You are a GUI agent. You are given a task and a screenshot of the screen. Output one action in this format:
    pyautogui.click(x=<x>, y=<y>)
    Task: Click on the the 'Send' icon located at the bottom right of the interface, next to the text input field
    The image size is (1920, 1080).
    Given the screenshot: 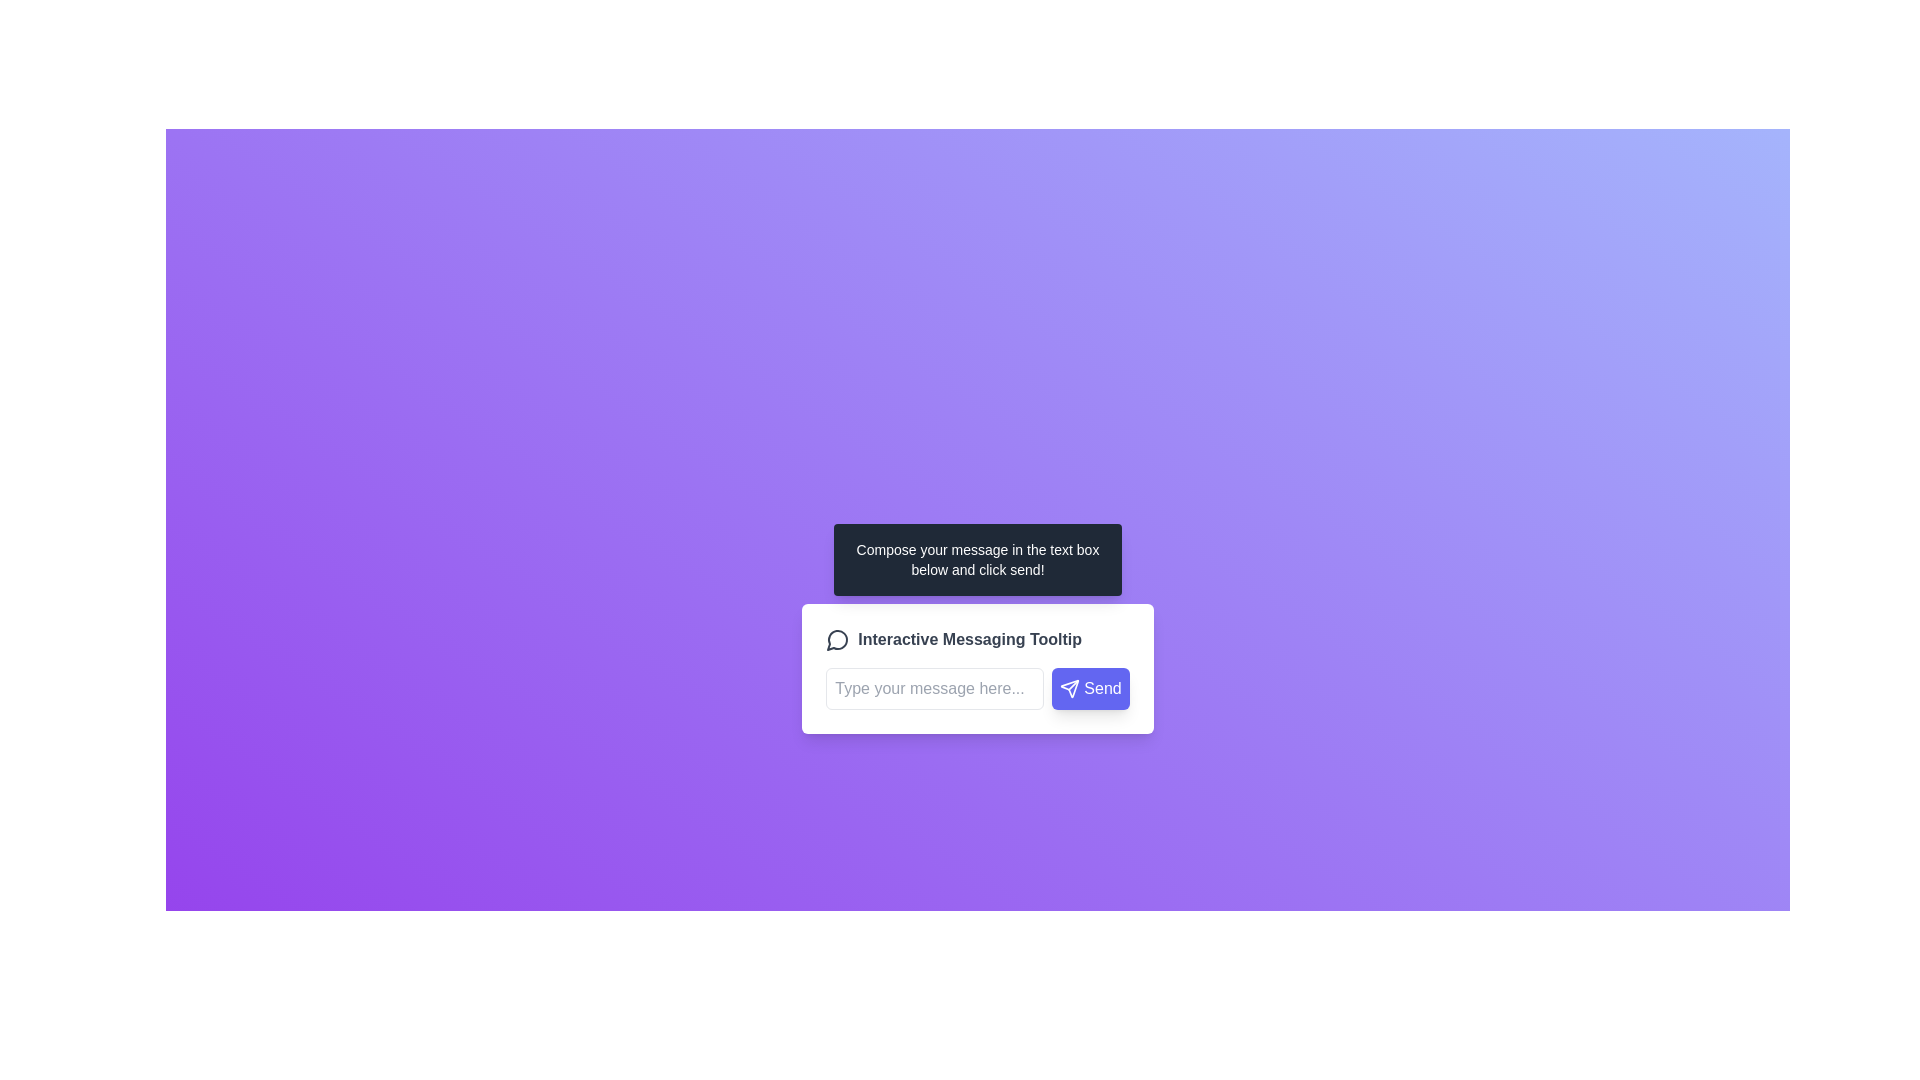 What is the action you would take?
    pyautogui.click(x=1069, y=688)
    